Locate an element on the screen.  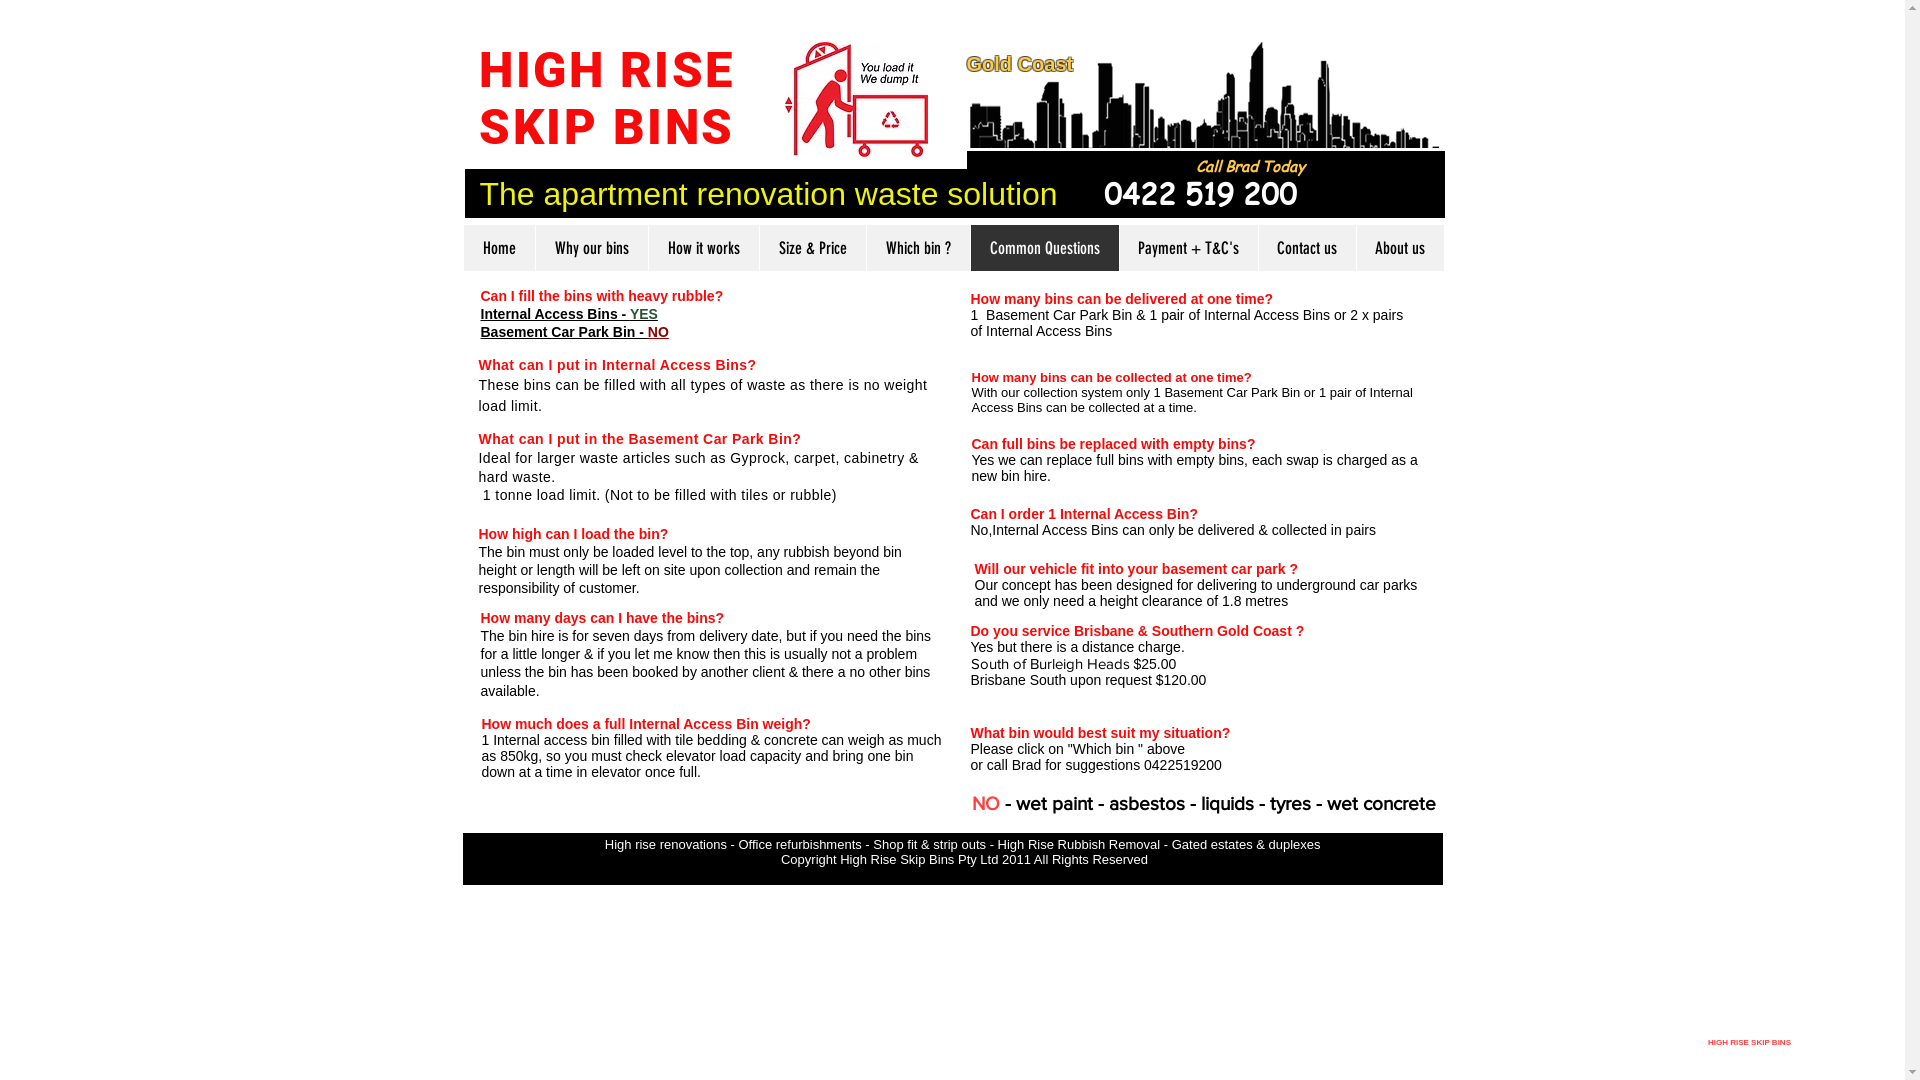
'Home' is located at coordinates (499, 246).